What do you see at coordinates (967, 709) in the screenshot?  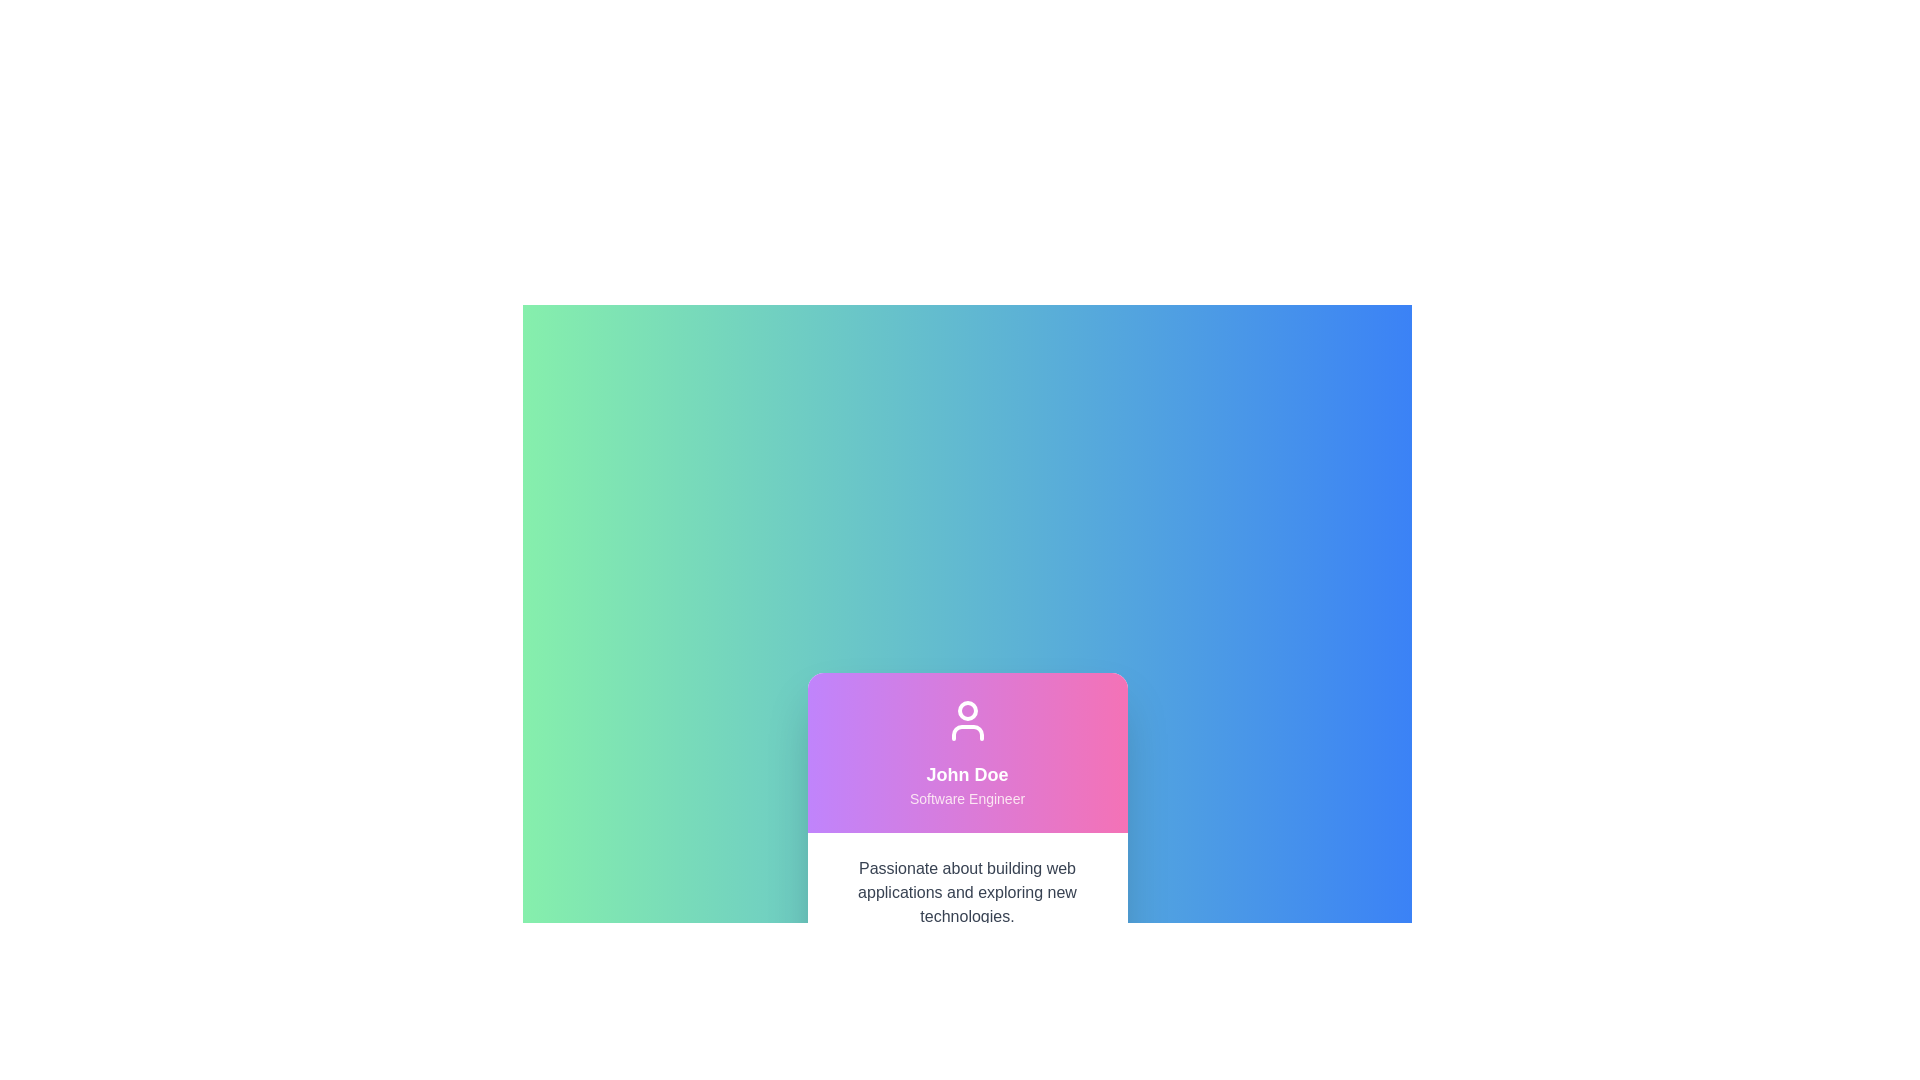 I see `the small circular graphical element located centrally within the user avatar icon on the top center of the rectangular card` at bounding box center [967, 709].